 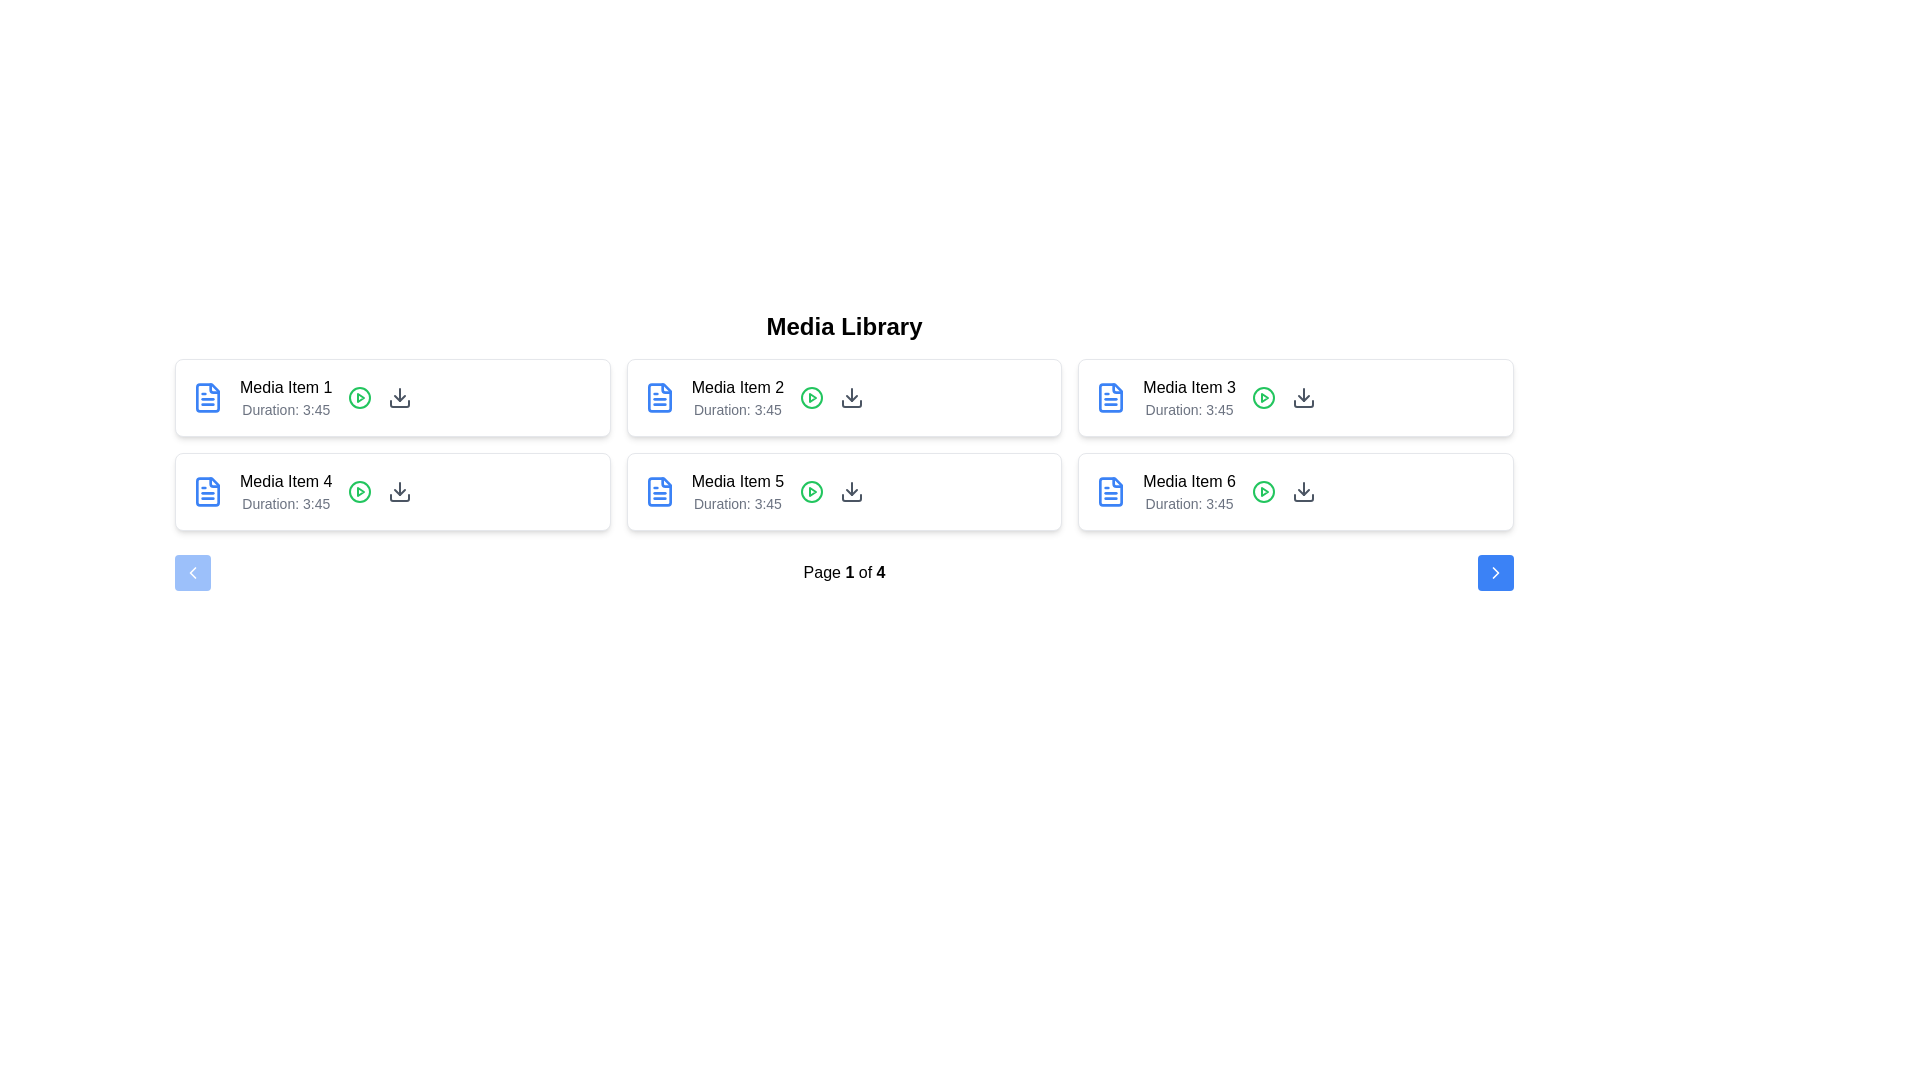 I want to click on the graphical icon representing the file or document associated with 'Media Item 1', so click(x=207, y=492).